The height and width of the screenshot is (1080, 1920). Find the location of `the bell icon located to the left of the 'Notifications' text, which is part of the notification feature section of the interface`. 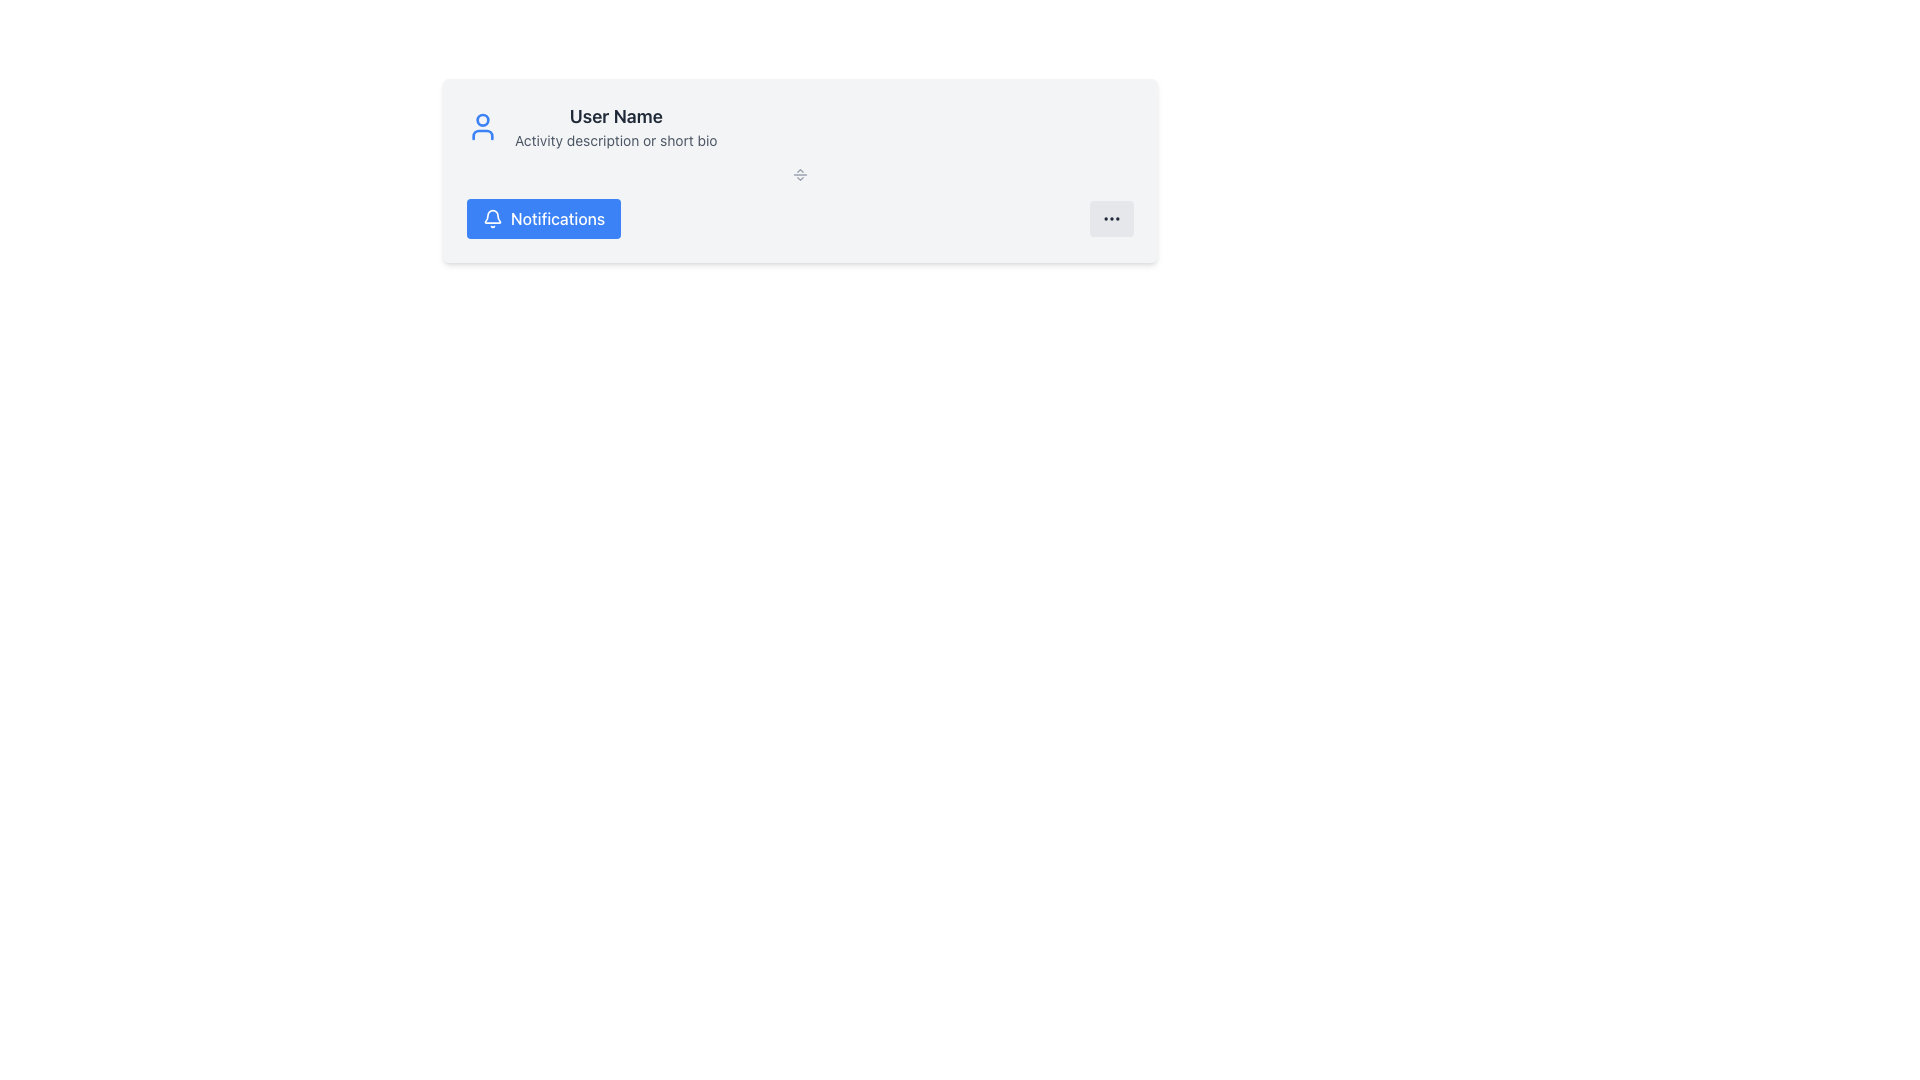

the bell icon located to the left of the 'Notifications' text, which is part of the notification feature section of the interface is located at coordinates (493, 216).